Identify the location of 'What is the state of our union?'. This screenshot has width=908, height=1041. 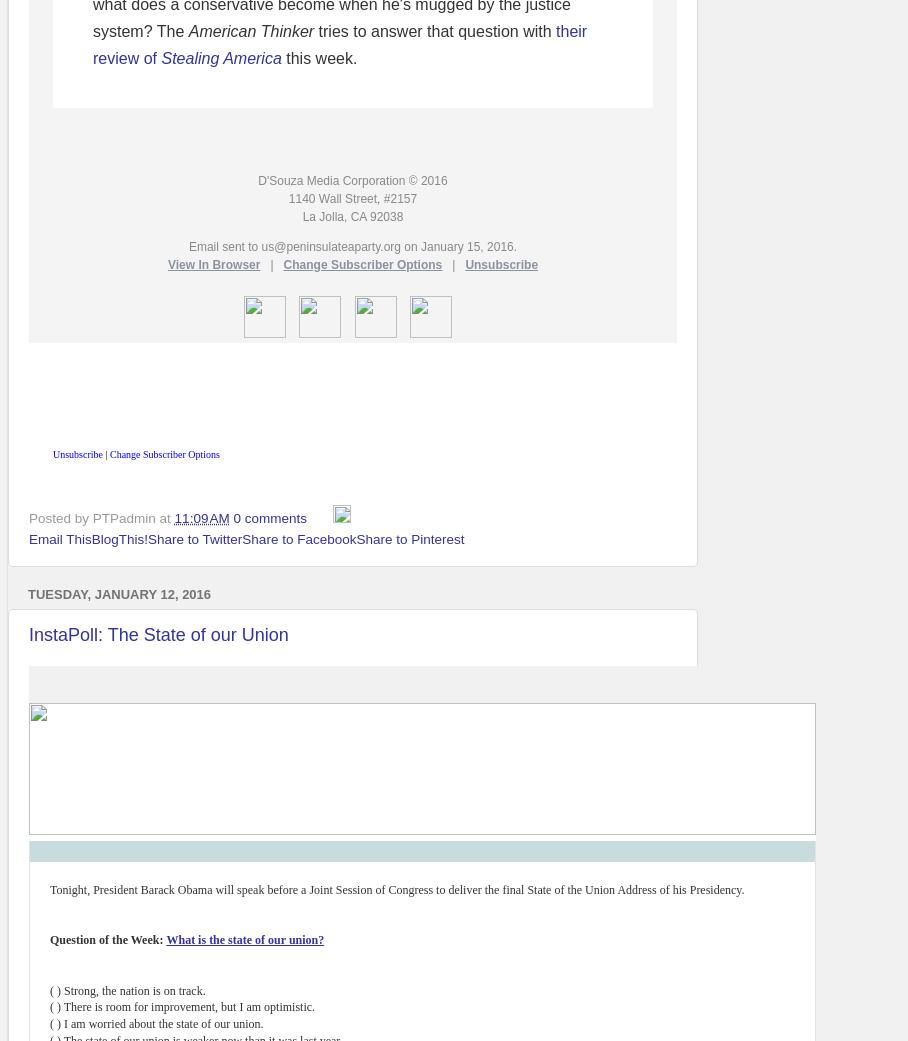
(243, 940).